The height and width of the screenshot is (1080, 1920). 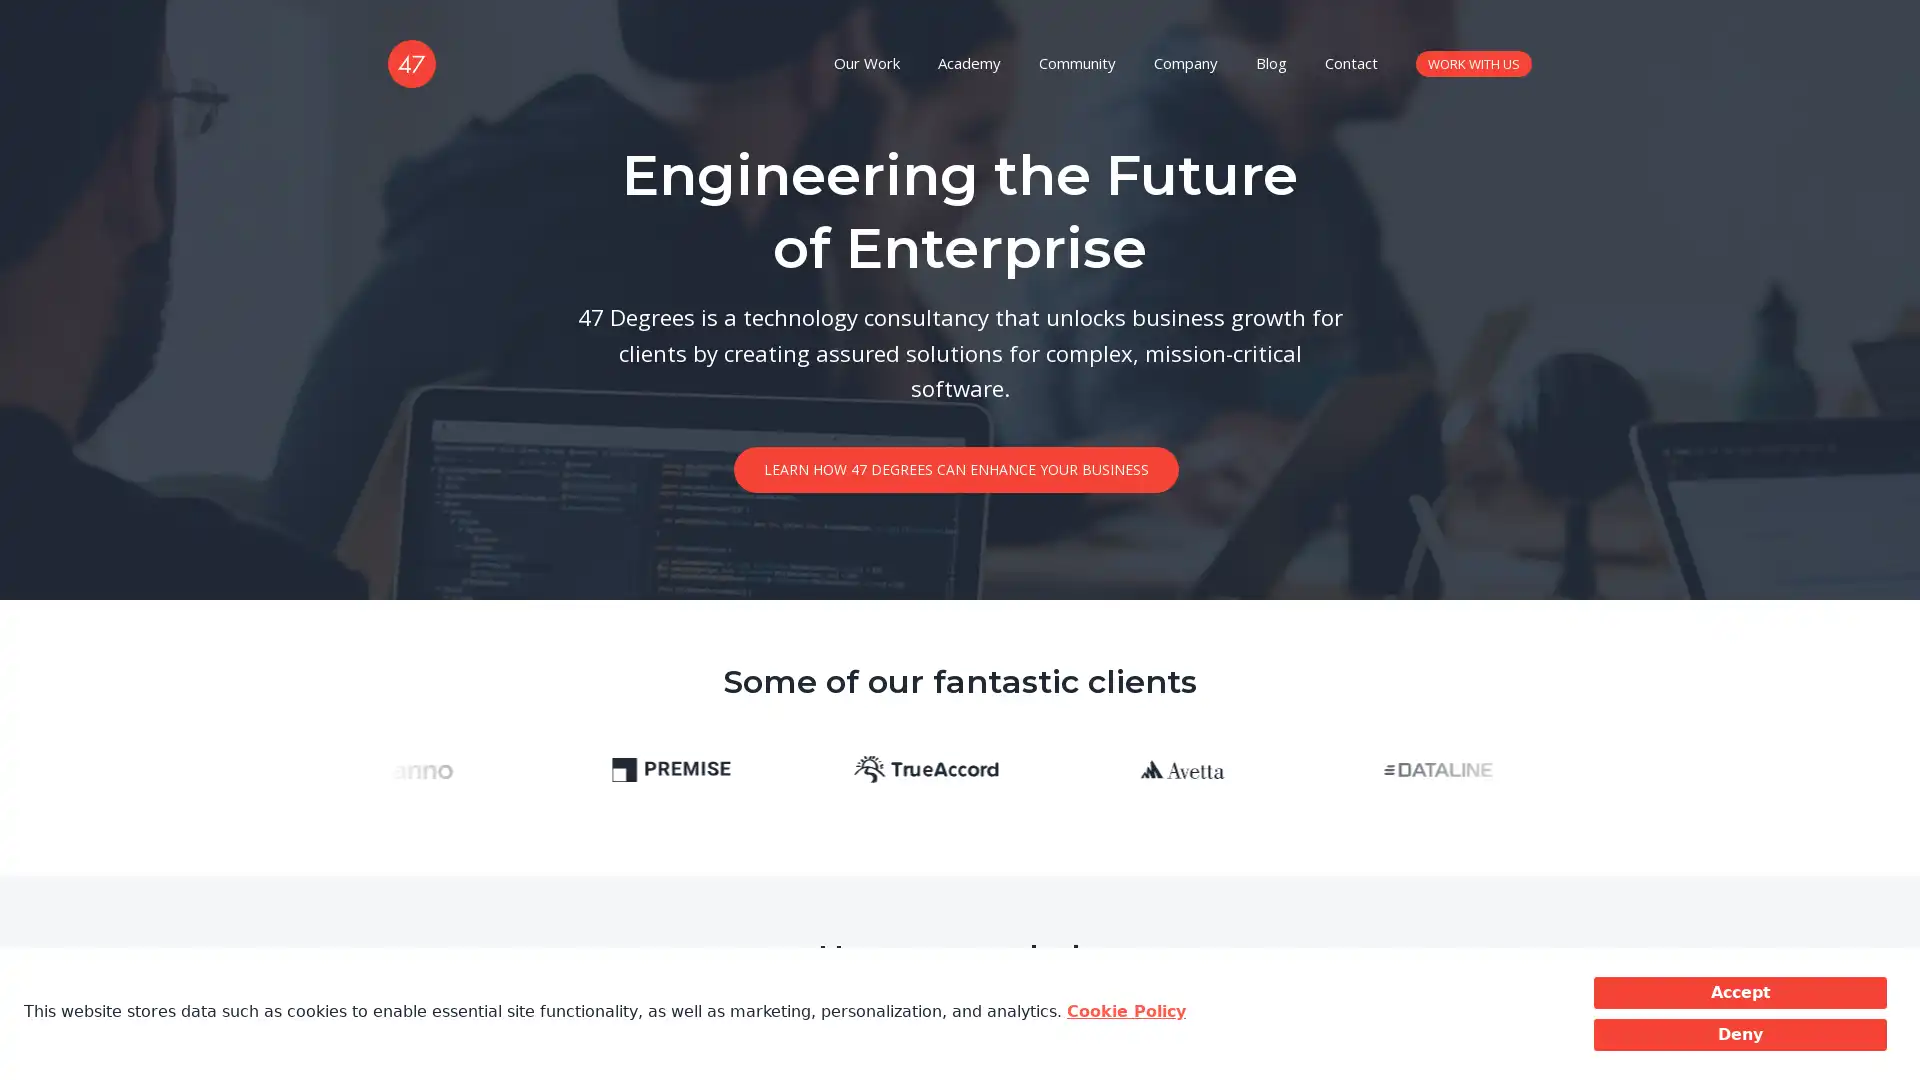 What do you see at coordinates (1739, 992) in the screenshot?
I see `Accept` at bounding box center [1739, 992].